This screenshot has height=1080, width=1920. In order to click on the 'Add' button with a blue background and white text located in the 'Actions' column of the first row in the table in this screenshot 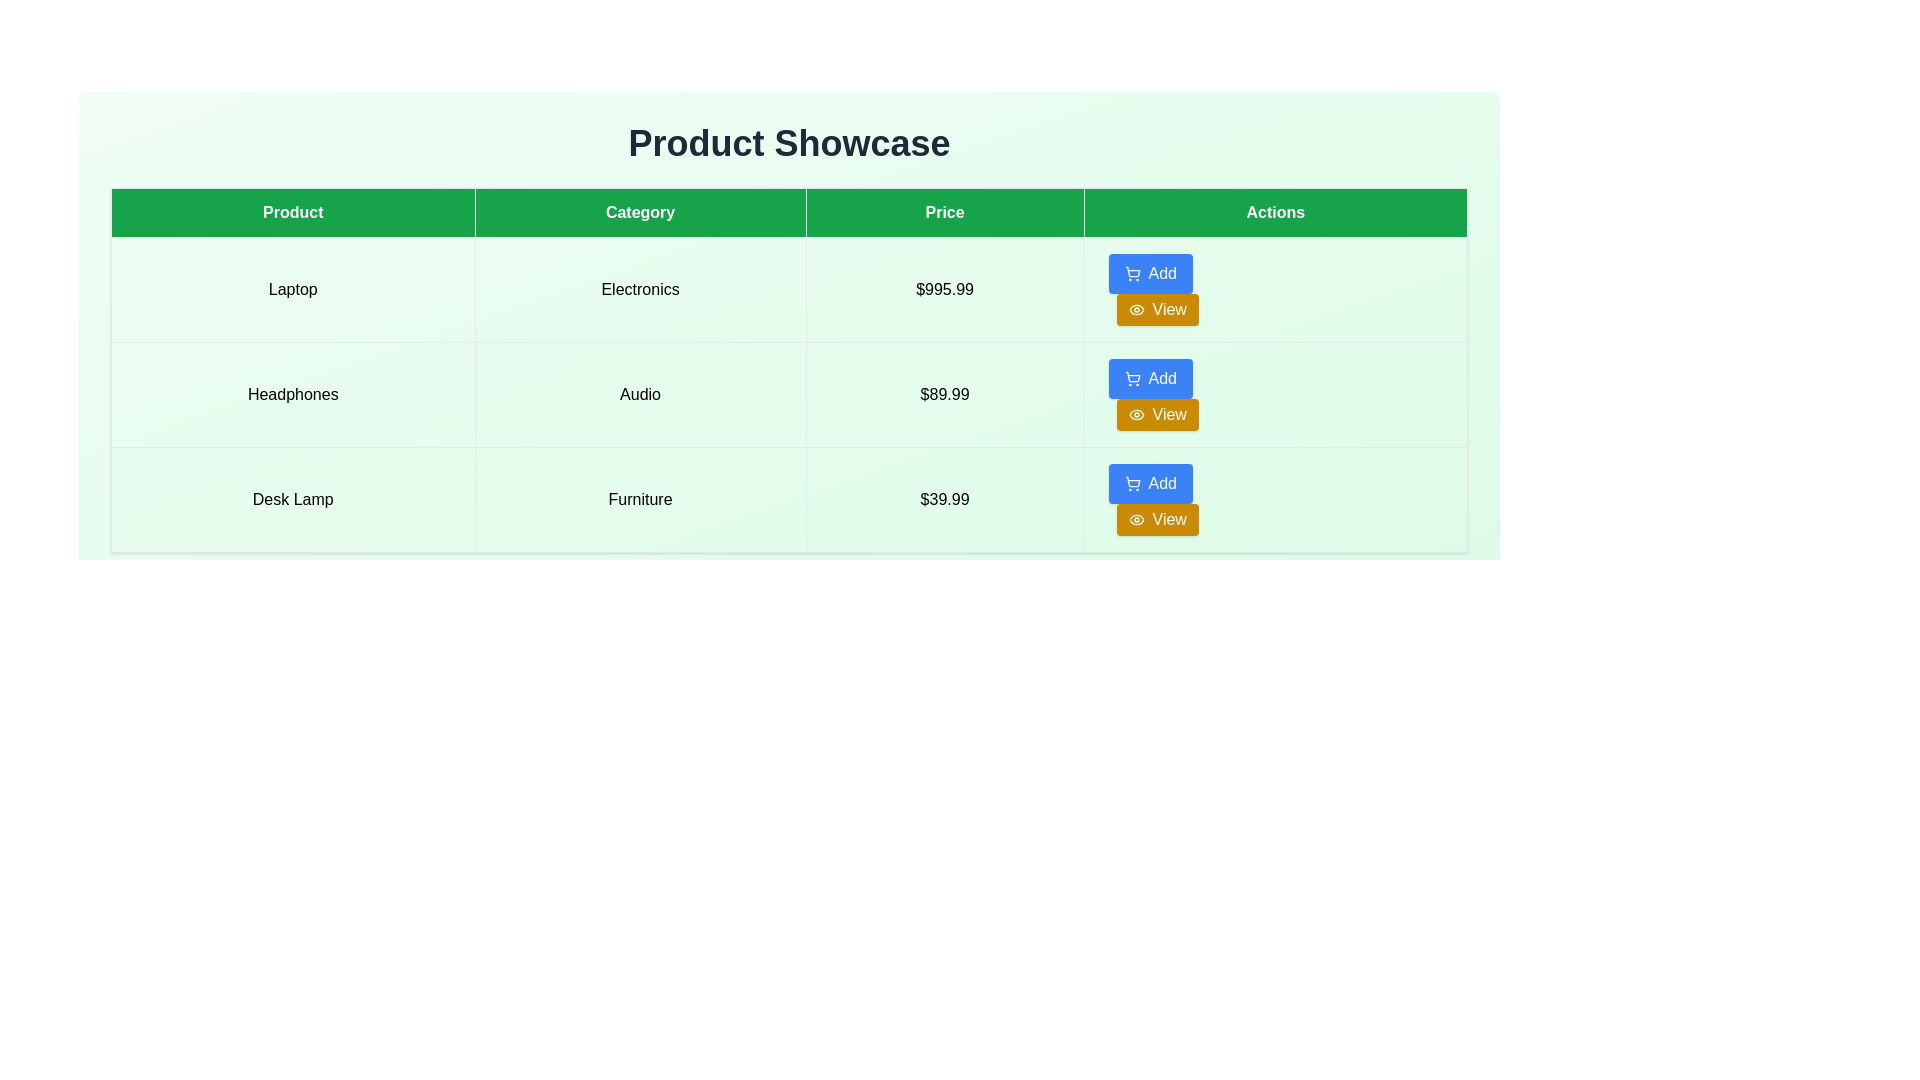, I will do `click(1150, 273)`.